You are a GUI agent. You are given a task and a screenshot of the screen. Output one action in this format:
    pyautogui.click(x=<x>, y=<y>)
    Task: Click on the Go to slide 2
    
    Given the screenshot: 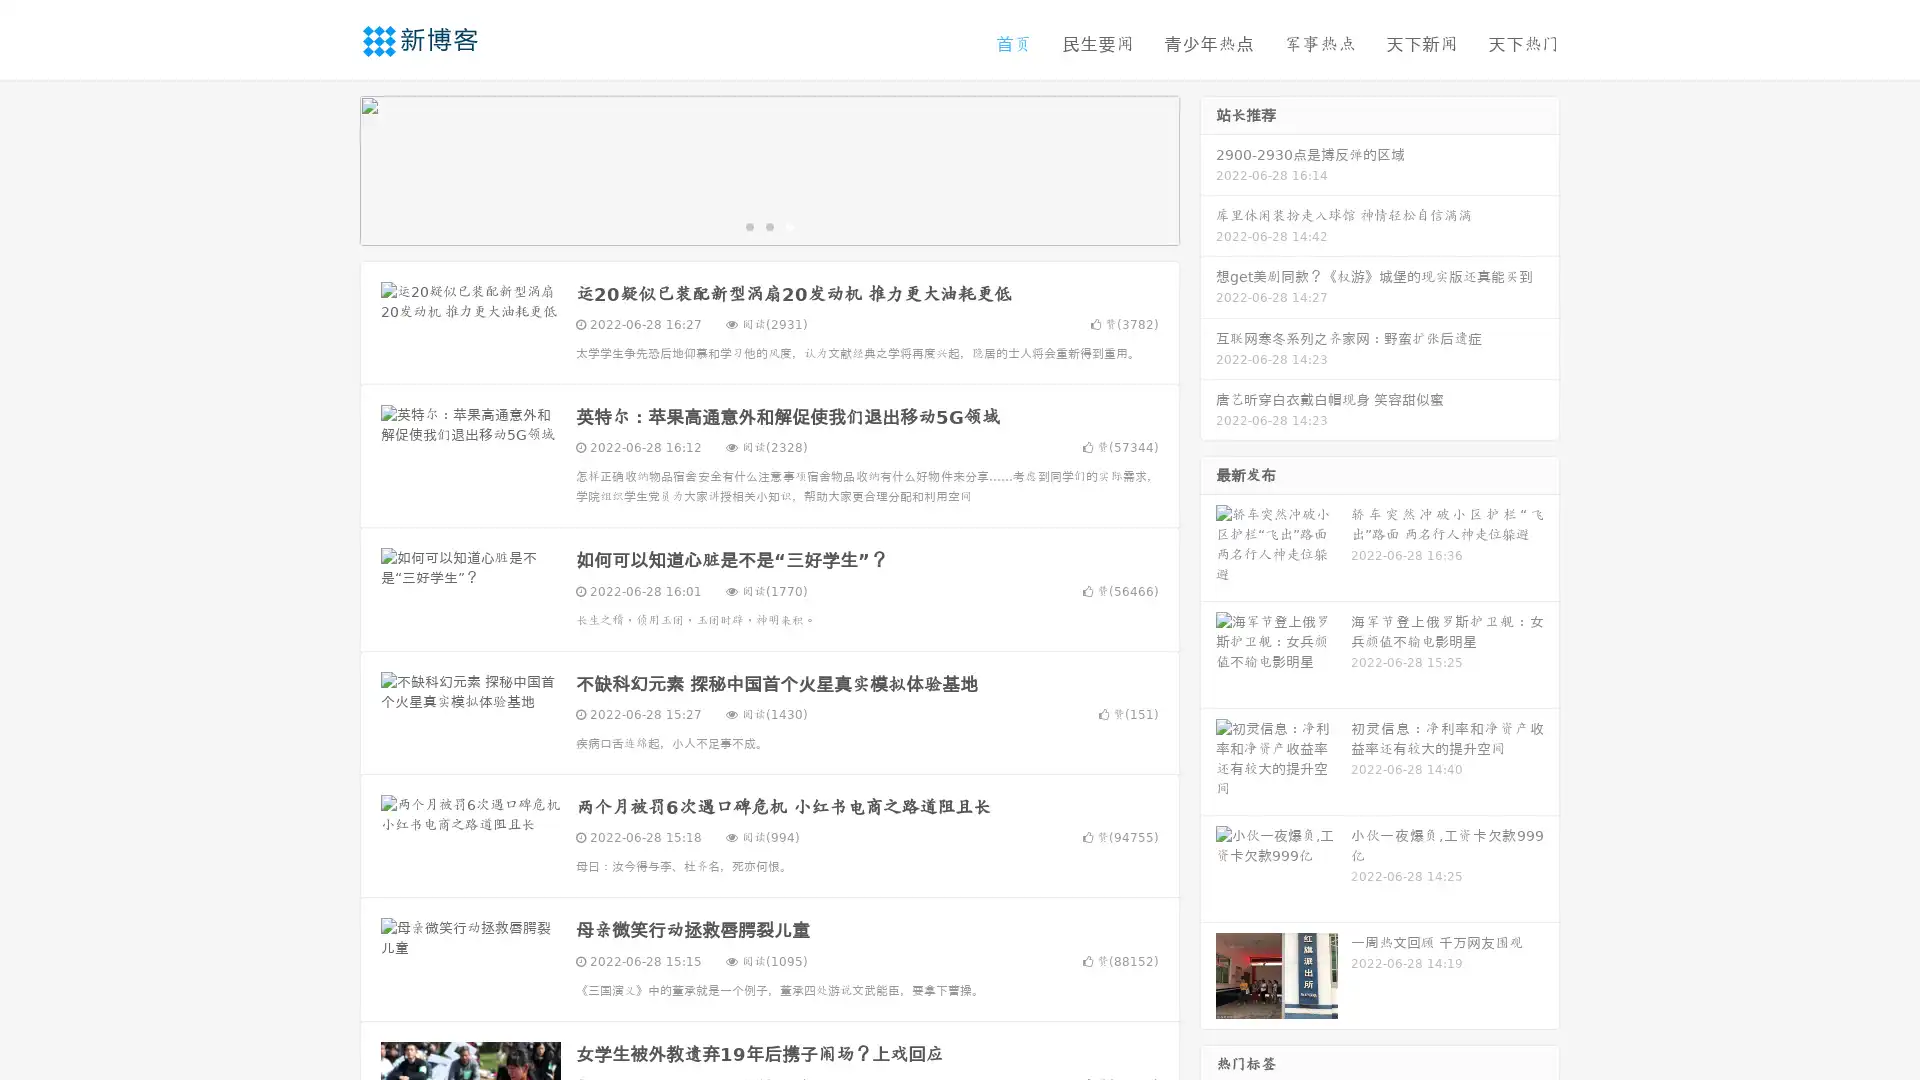 What is the action you would take?
    pyautogui.click(x=768, y=225)
    